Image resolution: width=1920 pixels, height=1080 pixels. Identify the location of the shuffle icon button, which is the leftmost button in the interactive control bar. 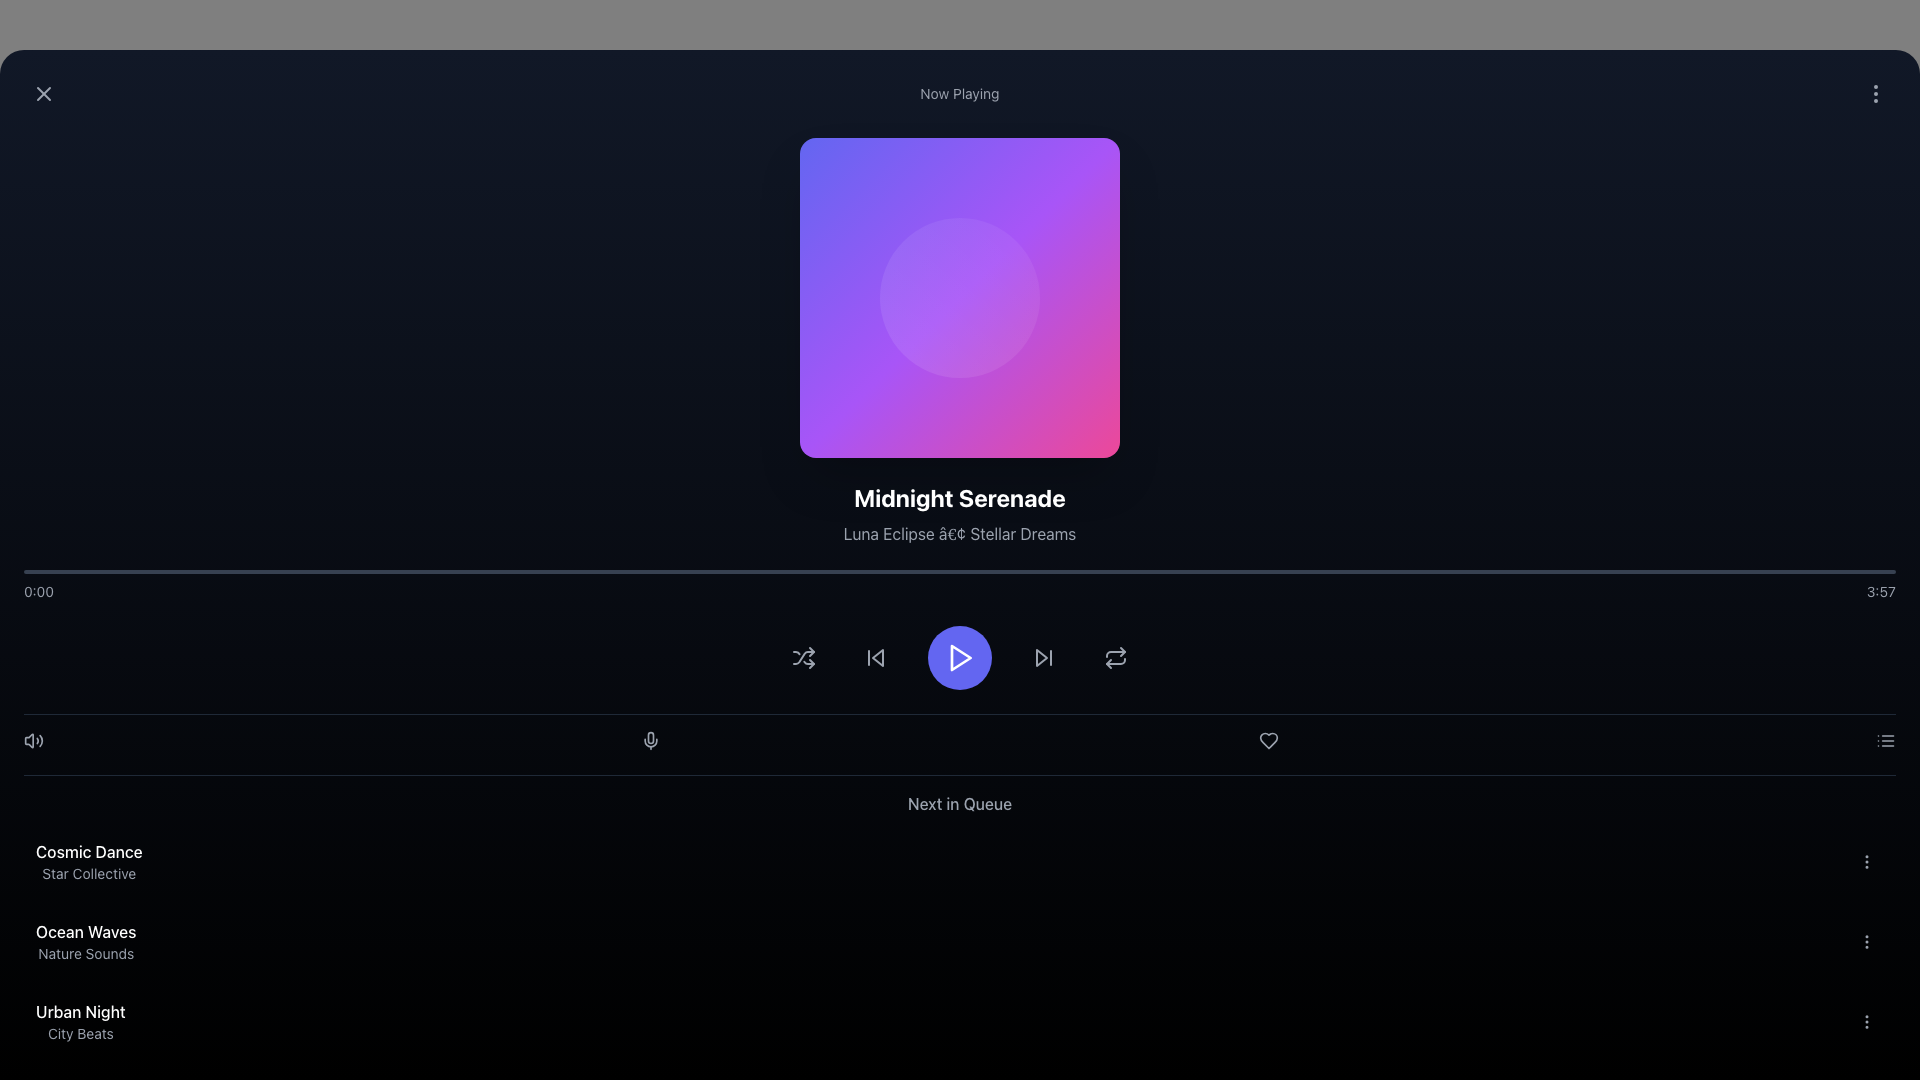
(804, 658).